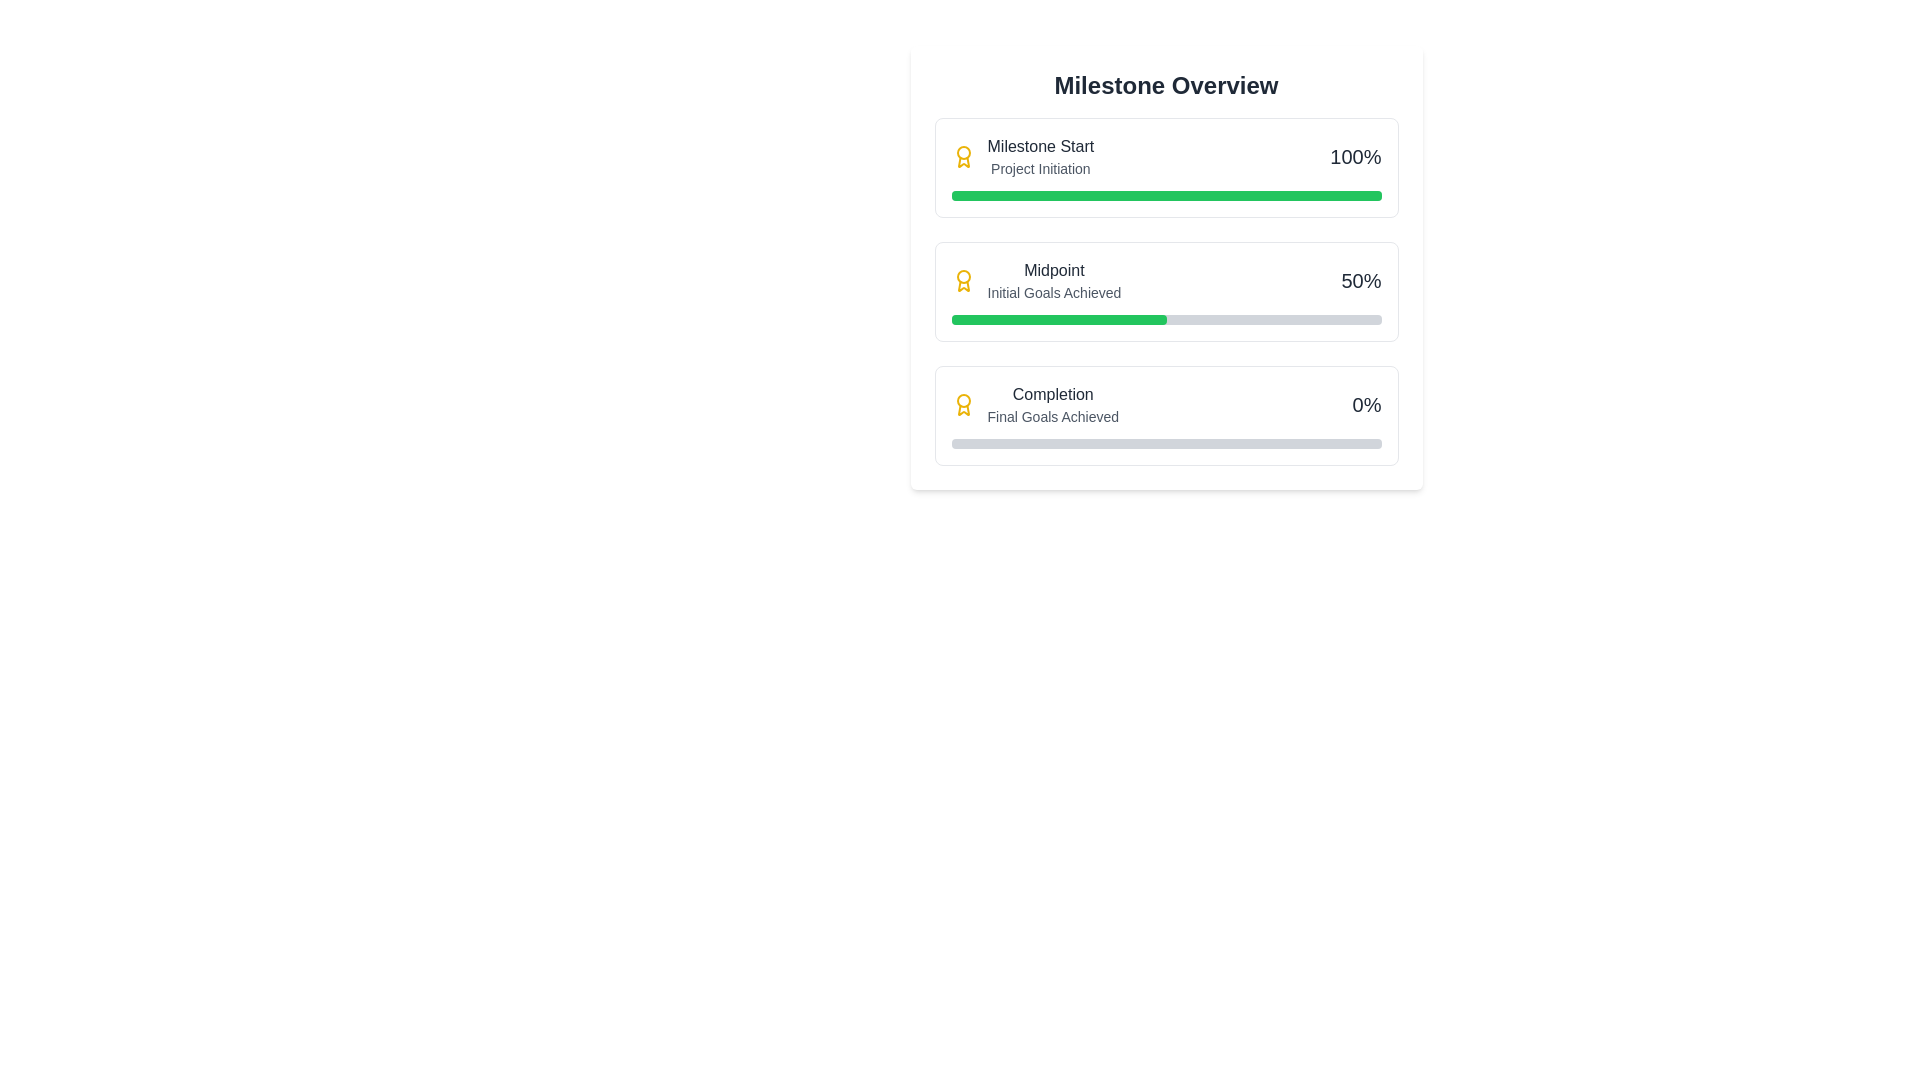  I want to click on the Progress indicator (filled bar) located in the 'Midpoint' milestone section, which is a horizontal bar filled halfway in green, beneath the 'Midpoint' label, so click(1058, 319).